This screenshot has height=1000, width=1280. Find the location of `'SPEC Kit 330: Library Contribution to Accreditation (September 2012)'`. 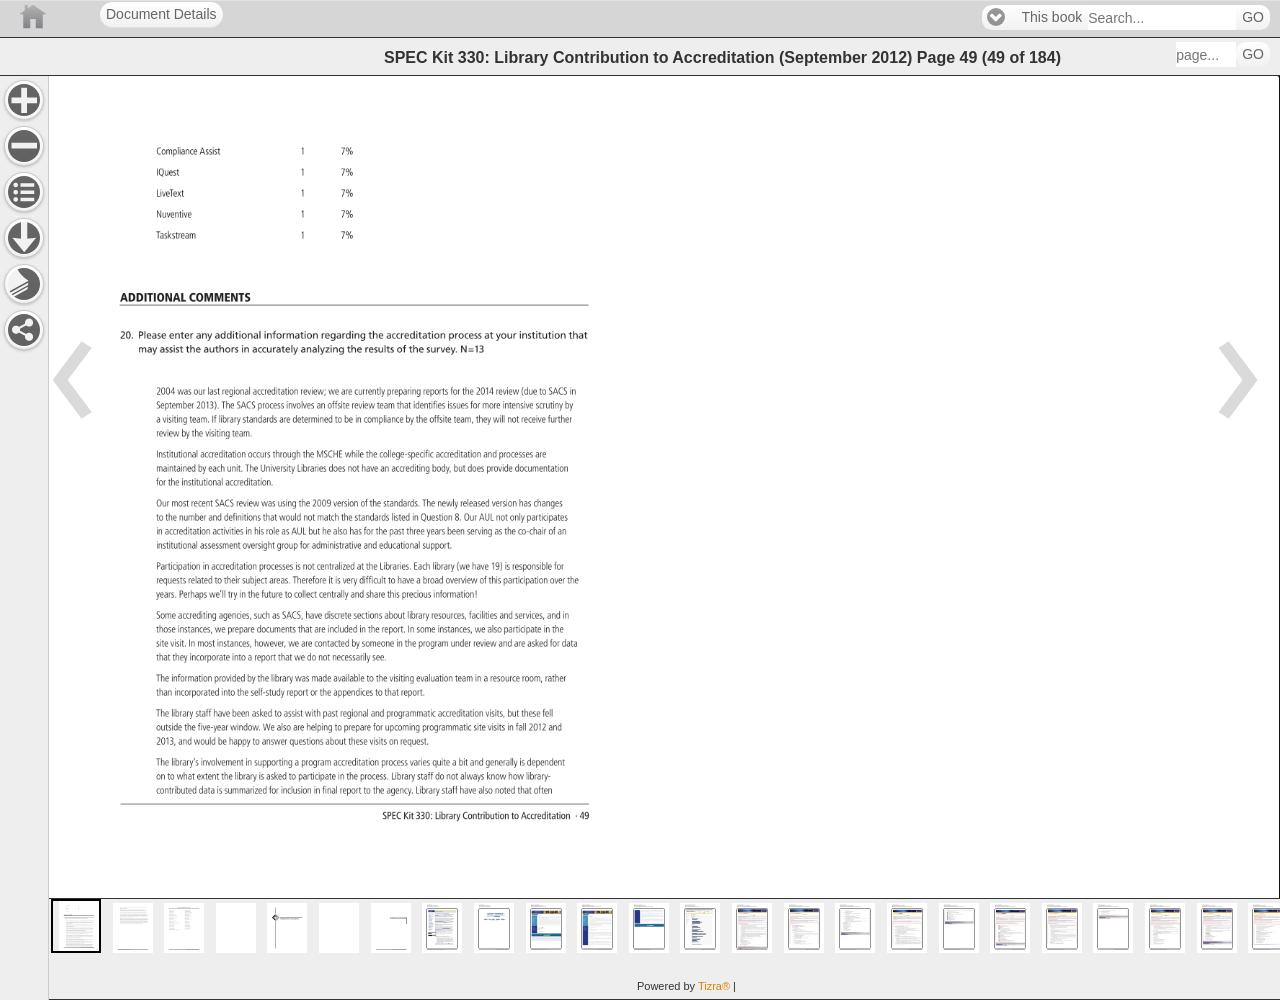

'SPEC Kit 330: Library Contribution to Accreditation (September 2012)' is located at coordinates (649, 56).